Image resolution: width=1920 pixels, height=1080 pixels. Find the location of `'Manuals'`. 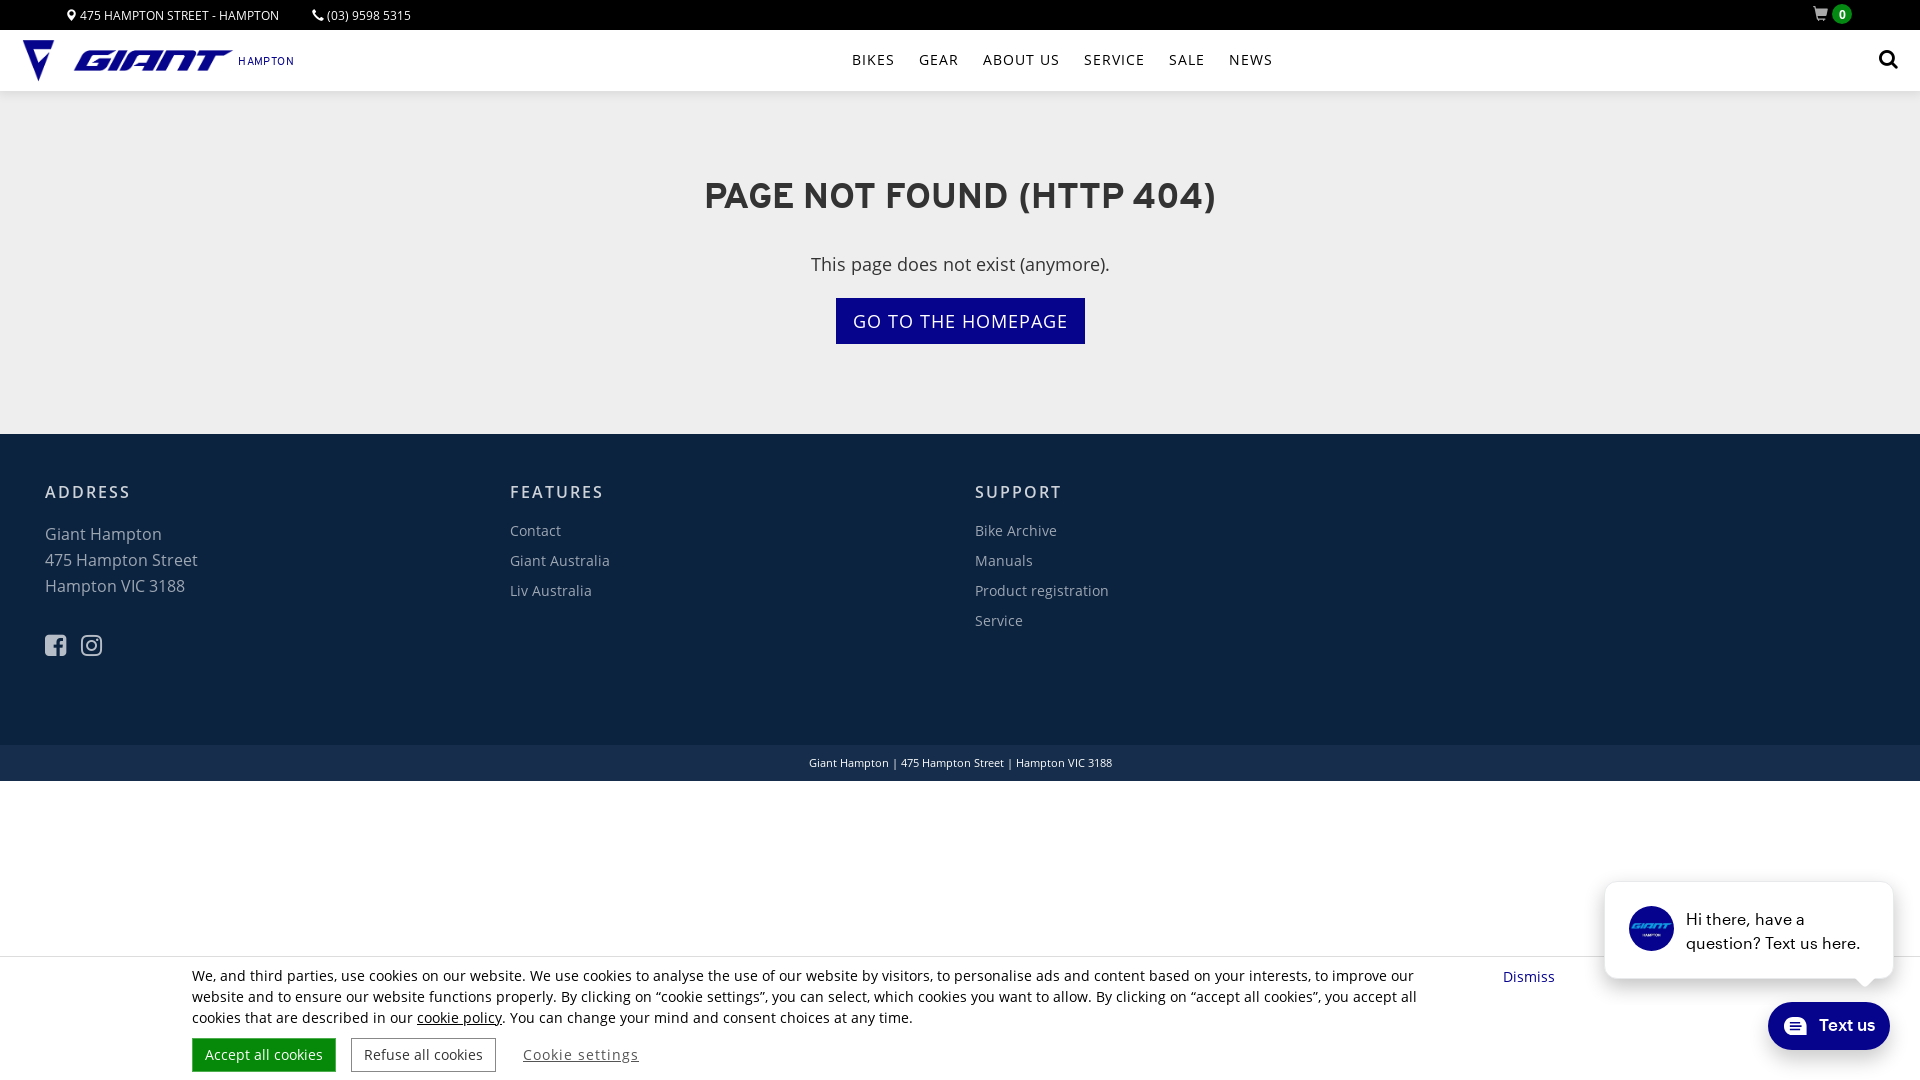

'Manuals' is located at coordinates (974, 560).